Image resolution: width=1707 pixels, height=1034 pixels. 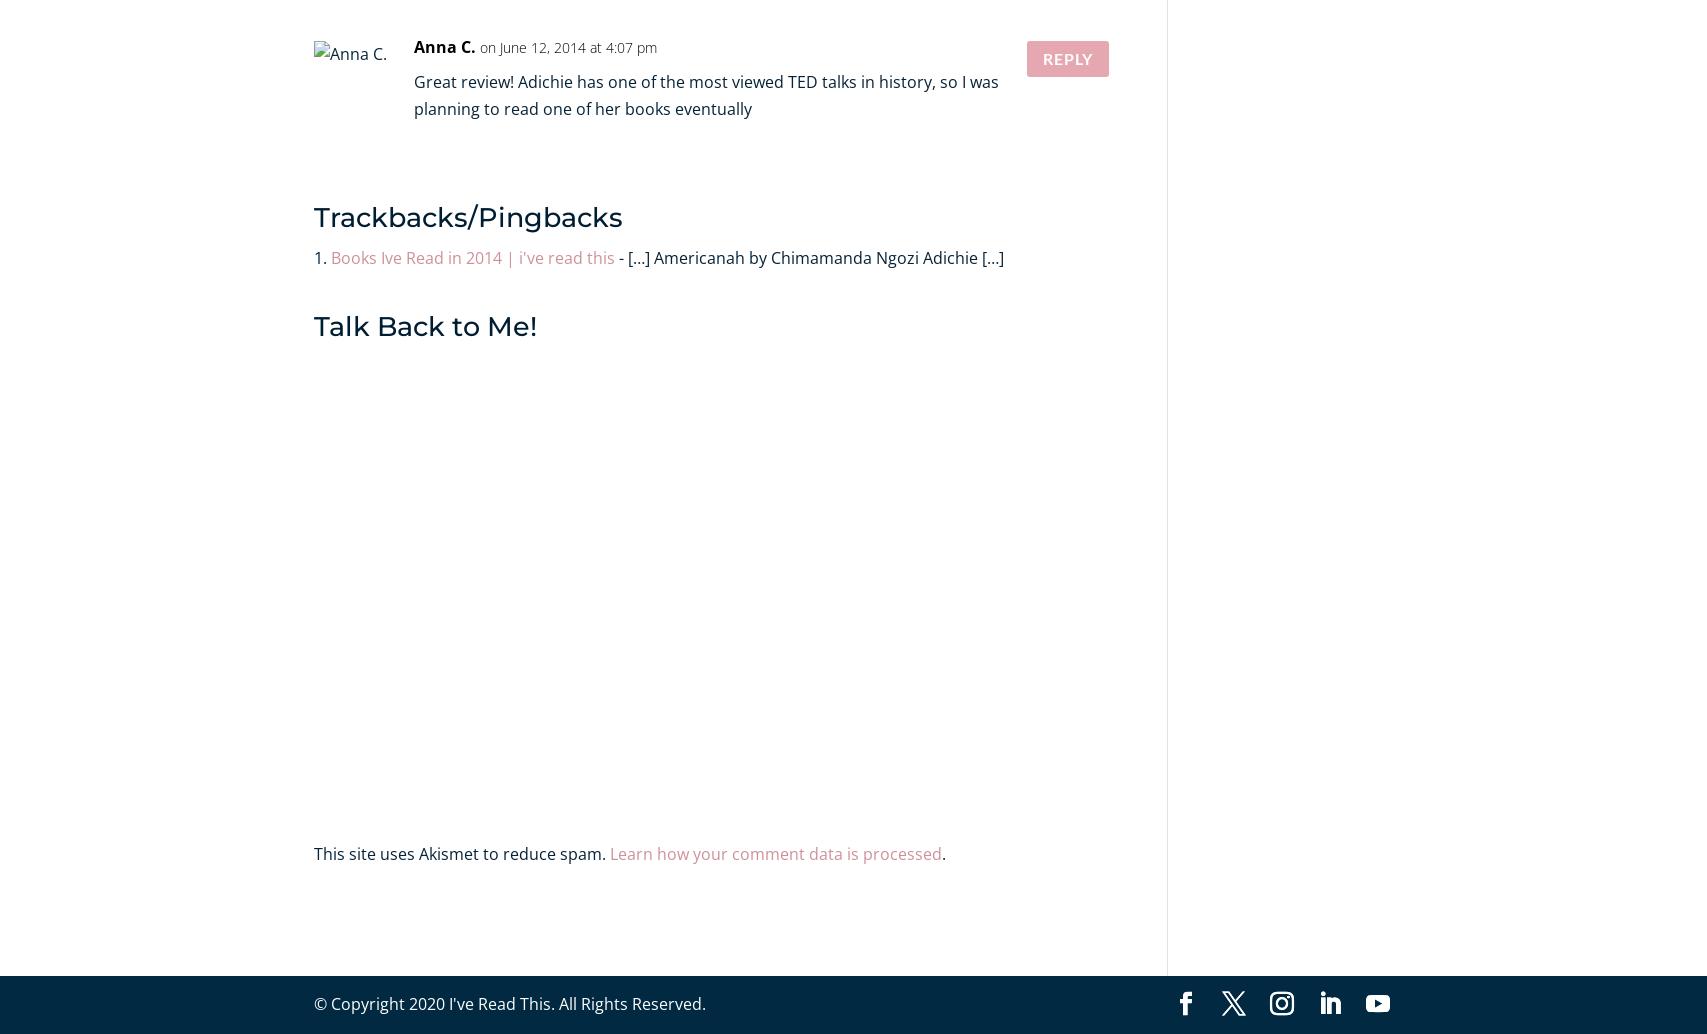 What do you see at coordinates (808, 256) in the screenshot?
I see `'- […] Americanah by Chimamanda Ngozi Adichie […]'` at bounding box center [808, 256].